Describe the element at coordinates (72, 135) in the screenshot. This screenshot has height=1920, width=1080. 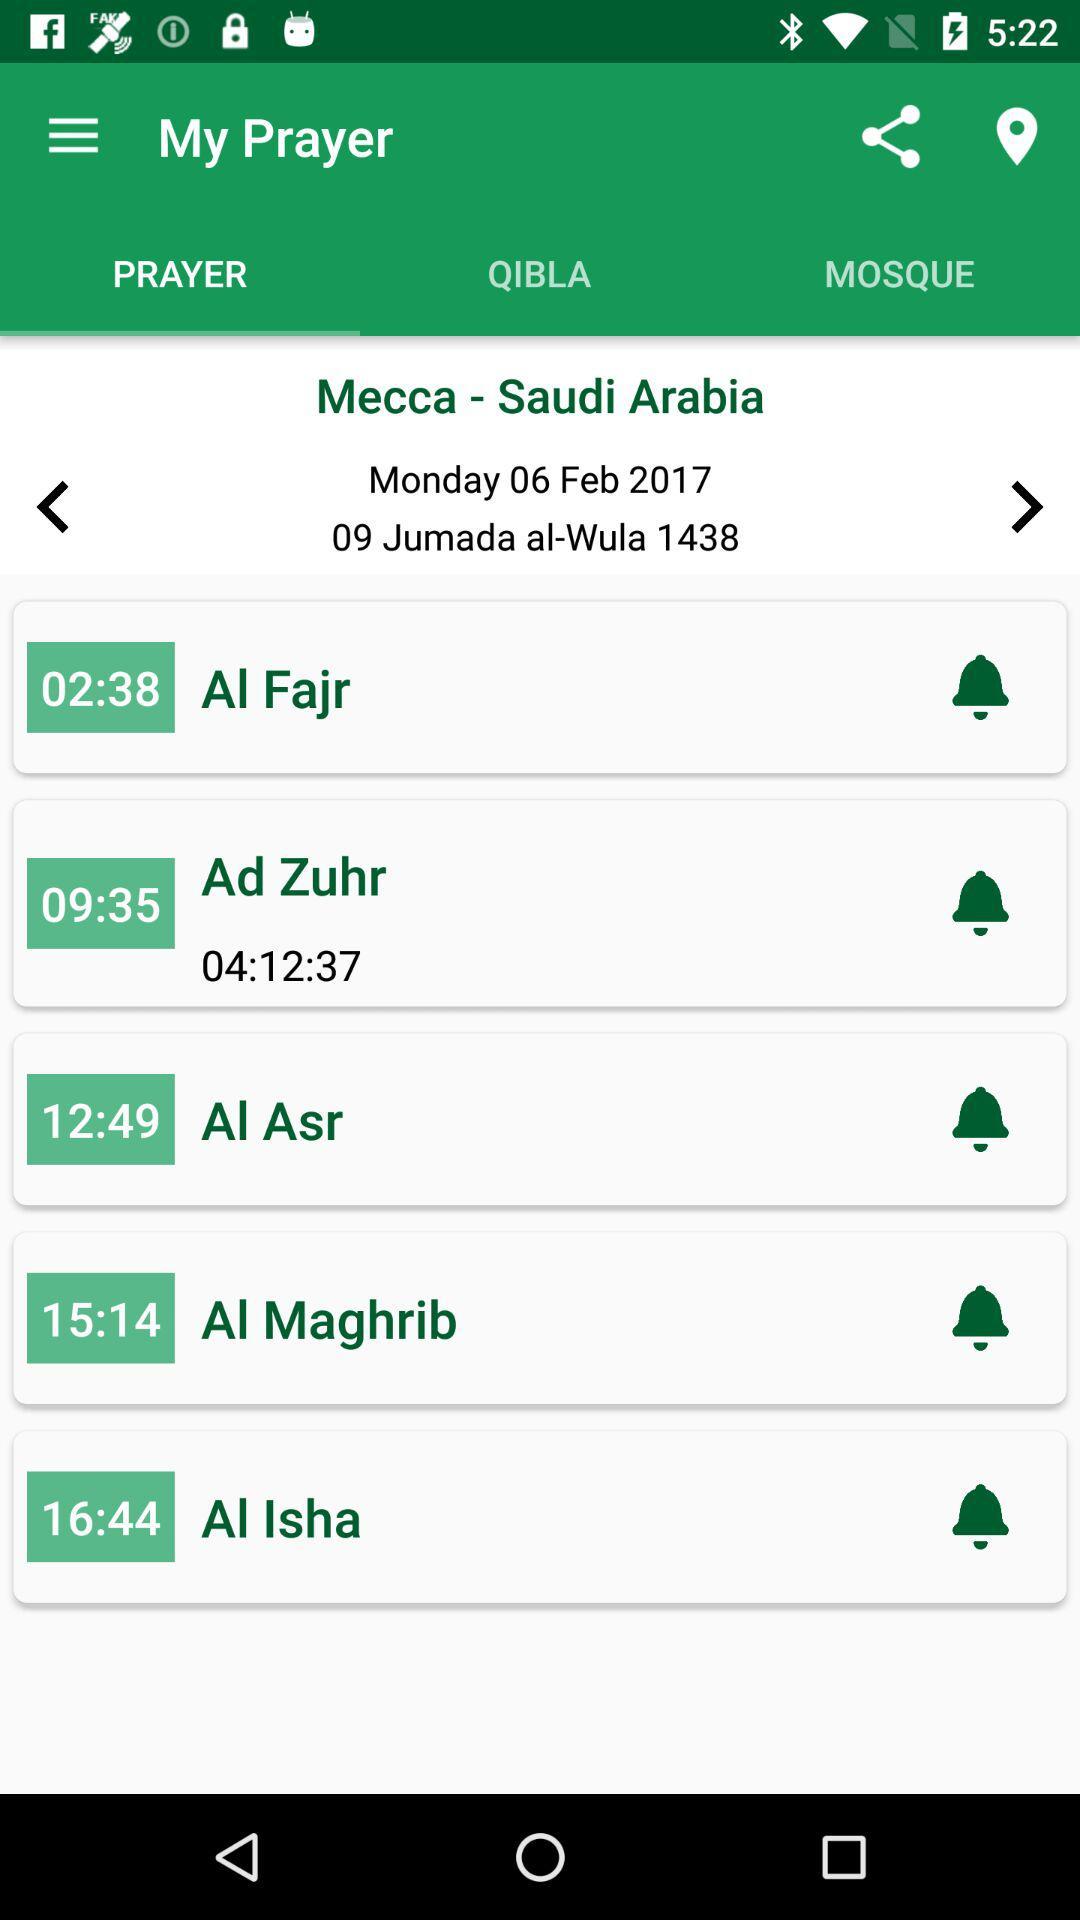
I see `the icon above prayer icon` at that location.